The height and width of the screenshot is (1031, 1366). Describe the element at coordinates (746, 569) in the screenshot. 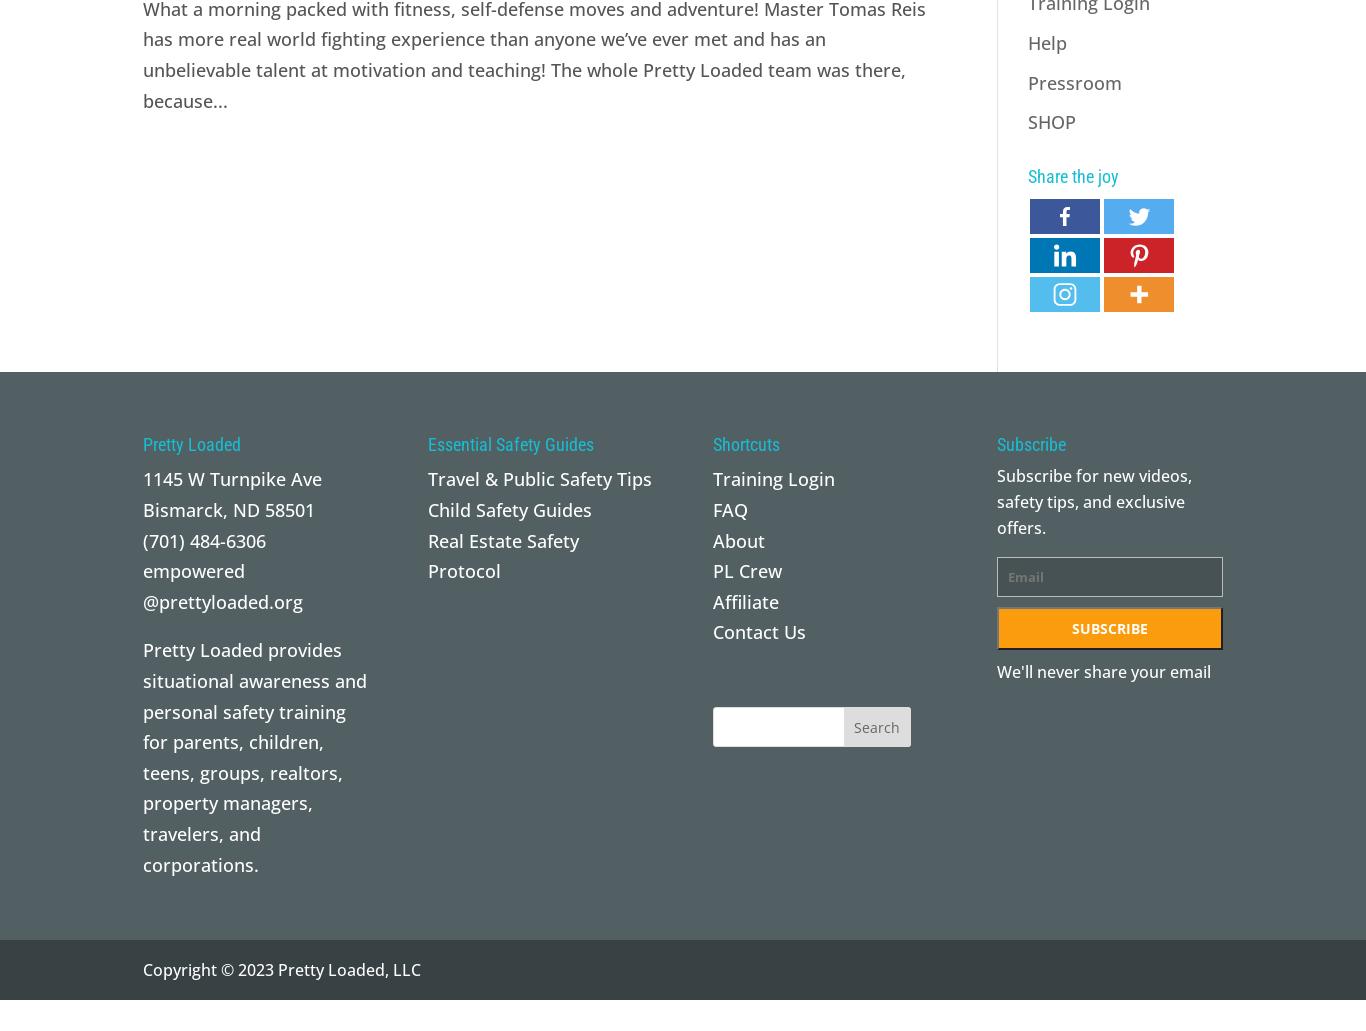

I see `'PL Crew'` at that location.